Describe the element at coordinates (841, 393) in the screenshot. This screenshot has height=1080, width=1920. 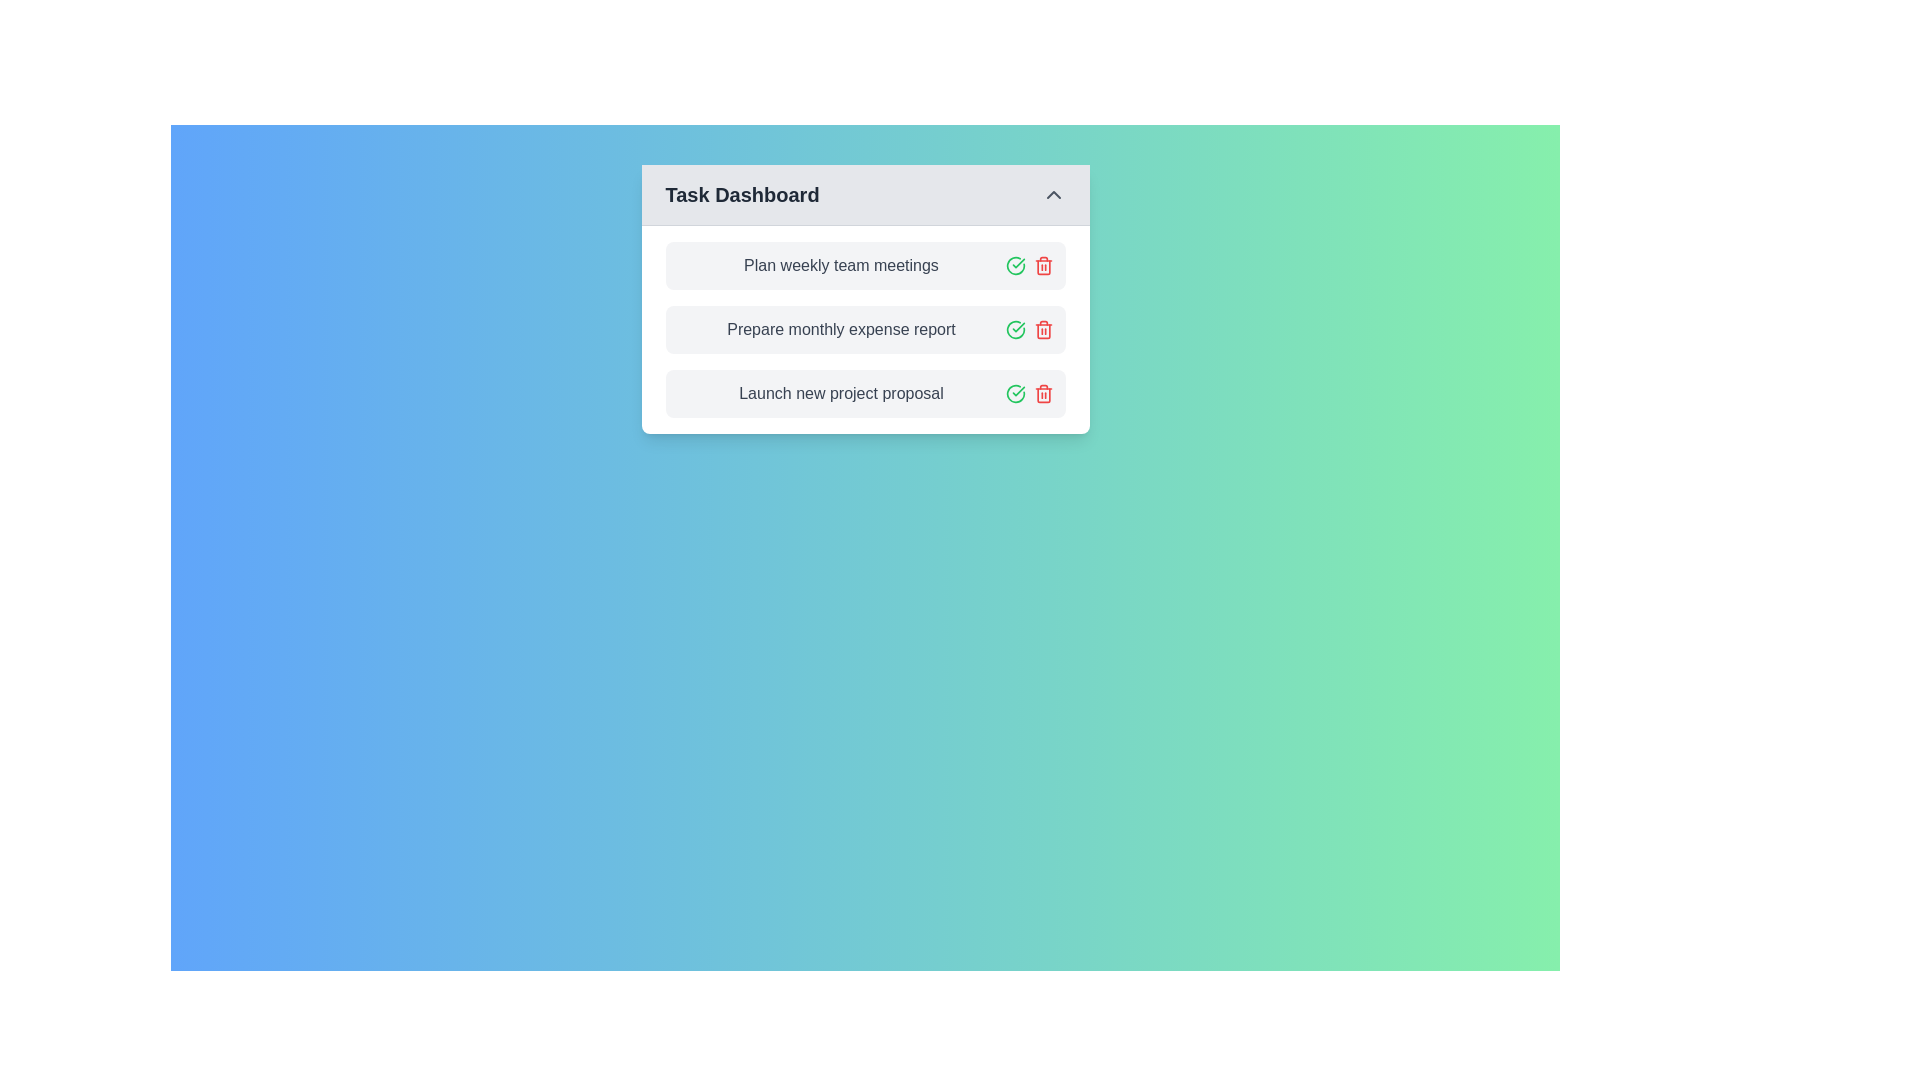
I see `the static text label displaying 'Launch new project proposal' located in the third task item of the 'Task Dashboard' list` at that location.